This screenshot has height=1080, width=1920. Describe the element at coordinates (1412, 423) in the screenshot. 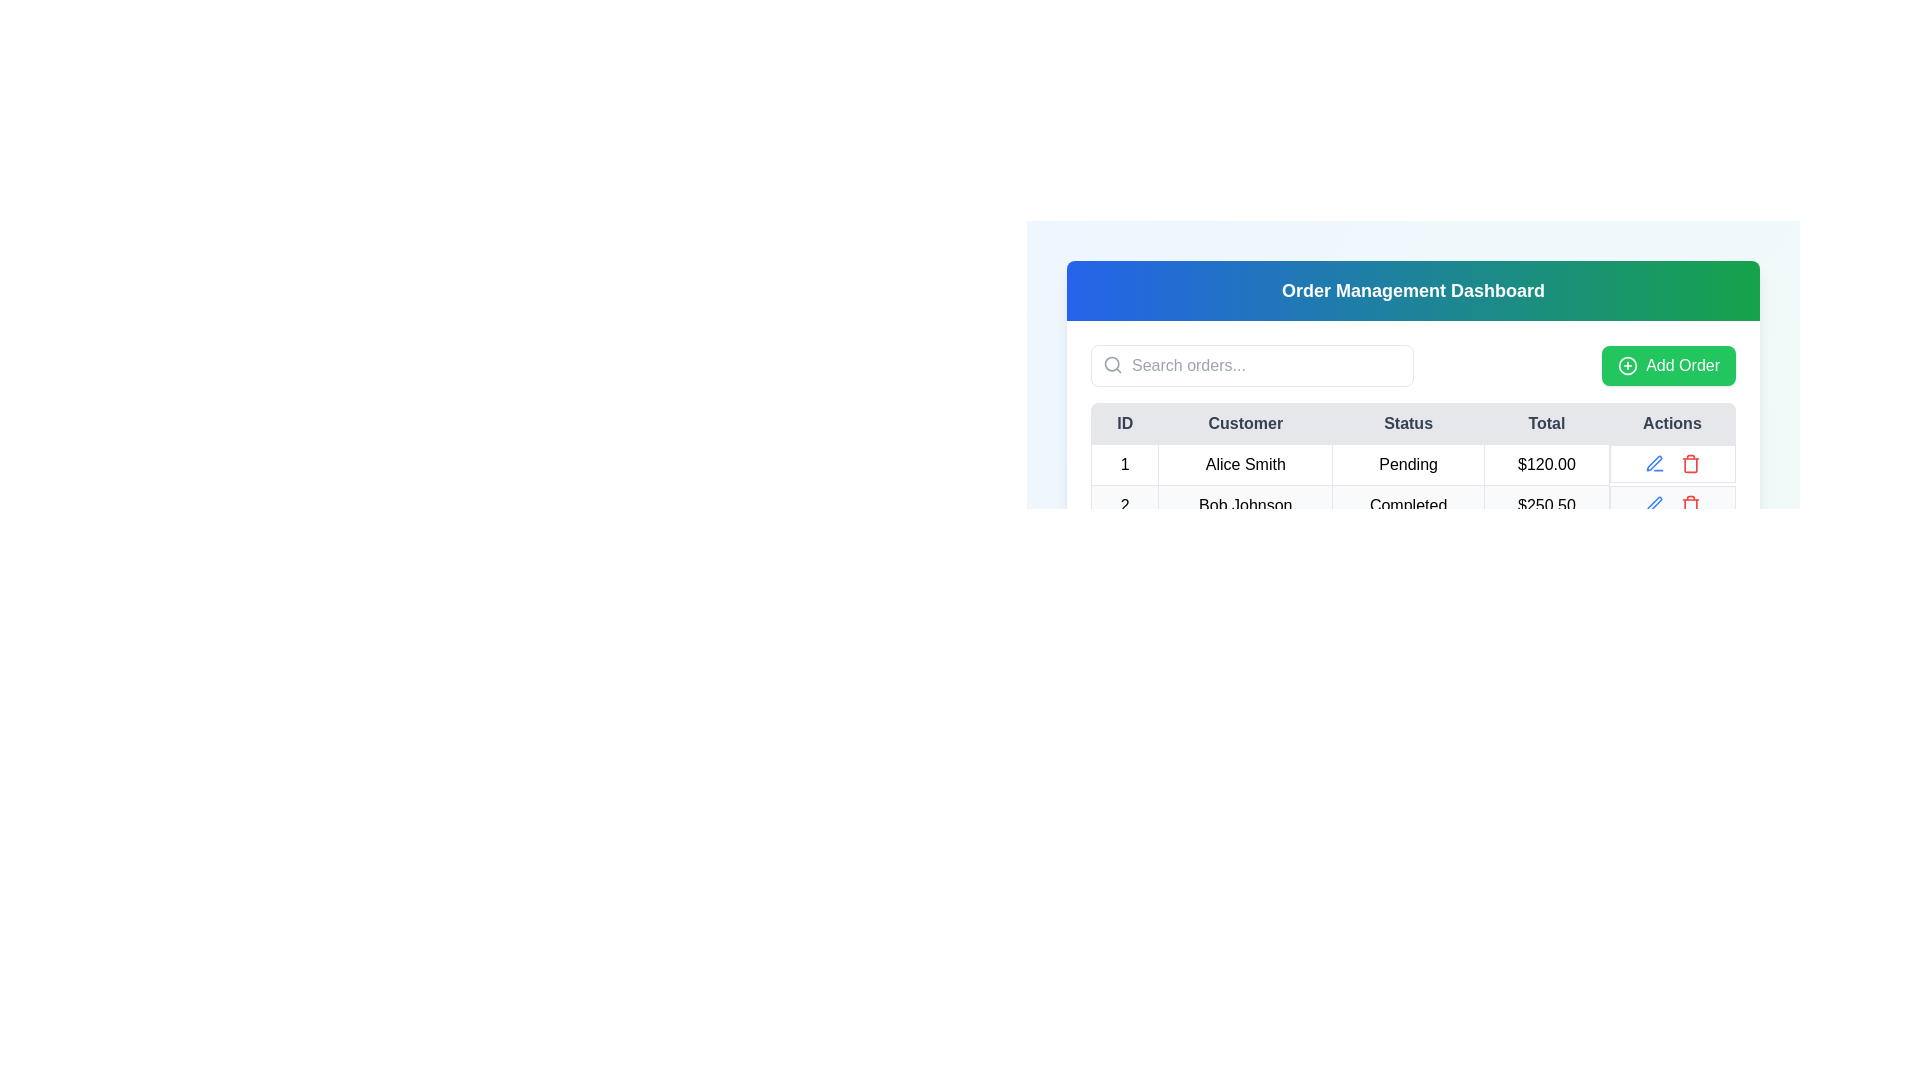

I see `the 'Status' text label in the table header, which is centrally aligned and styled in bold font, located between the 'Customer' and 'Total' columns` at that location.